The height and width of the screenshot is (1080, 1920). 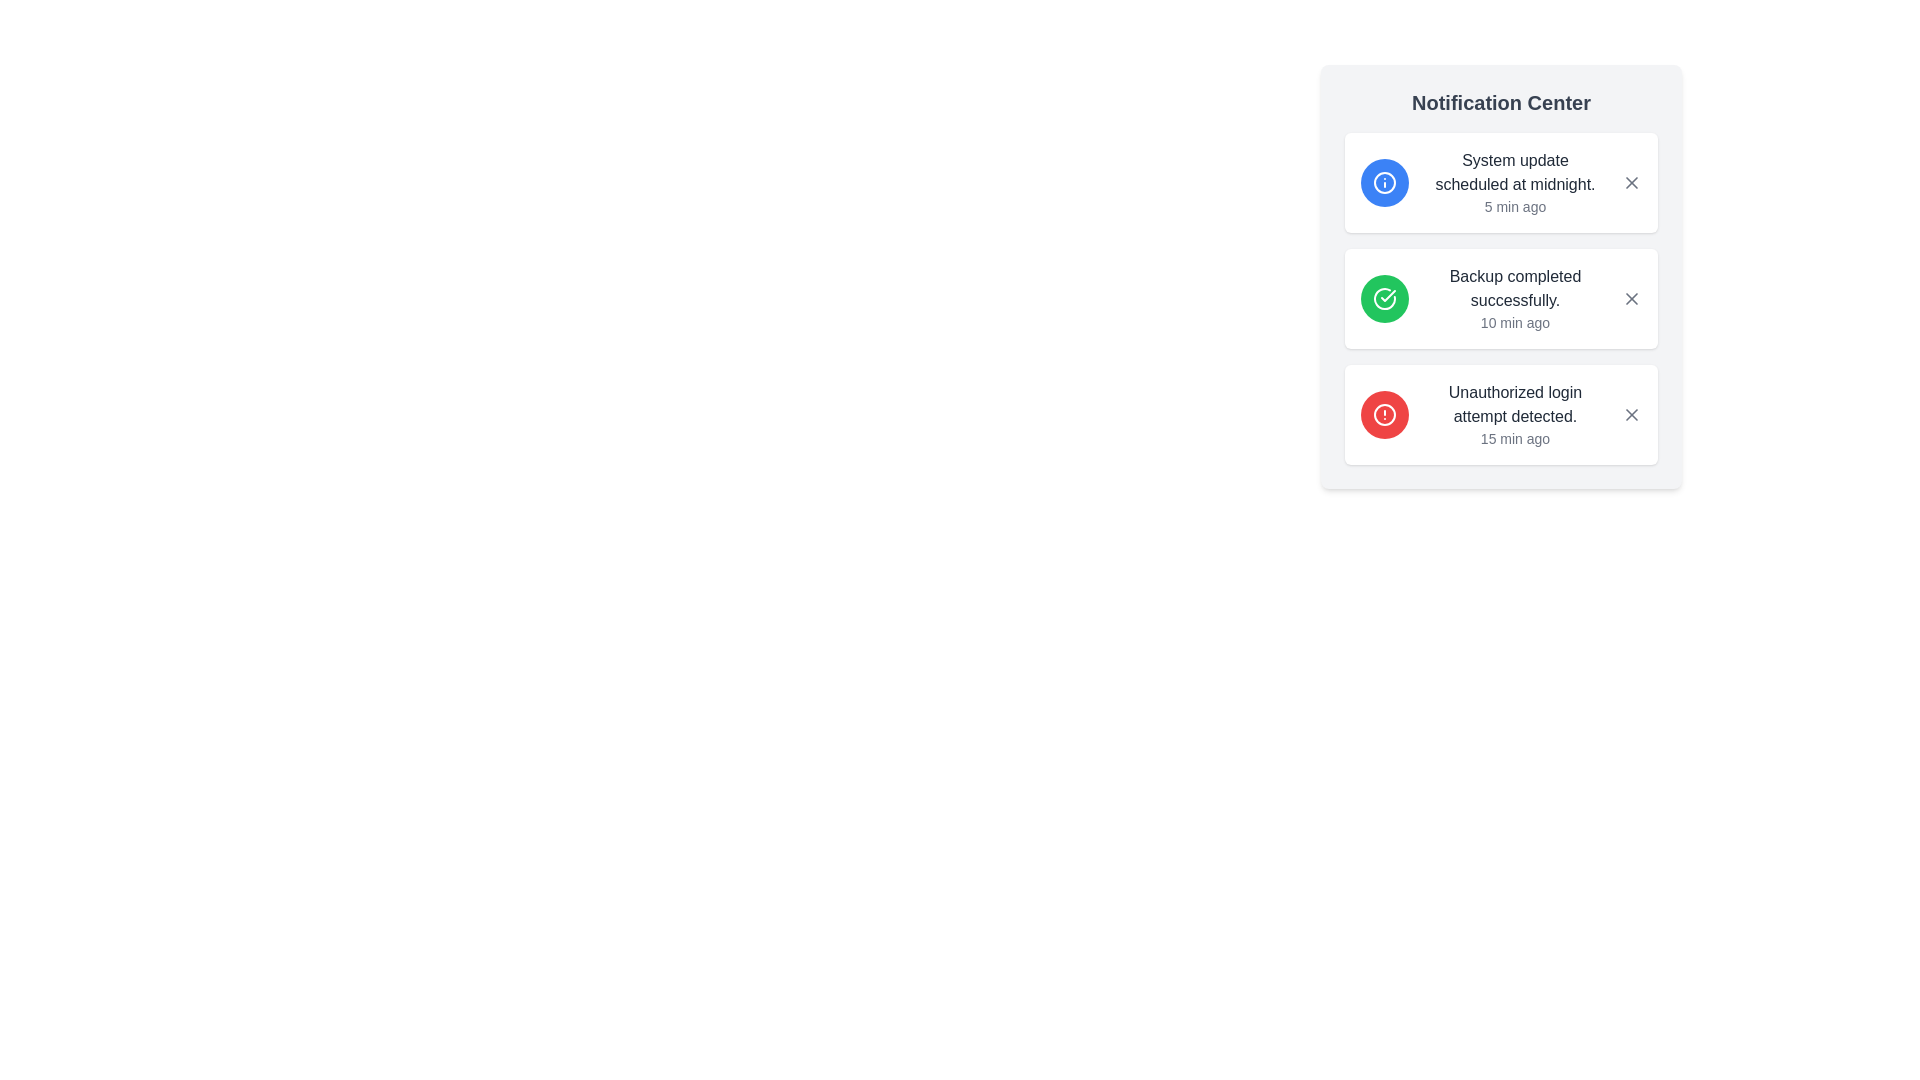 I want to click on the checkmark icon within the green circular badge located in the second notification card of the notification center, which indicates a successful backup completion, so click(x=1387, y=296).